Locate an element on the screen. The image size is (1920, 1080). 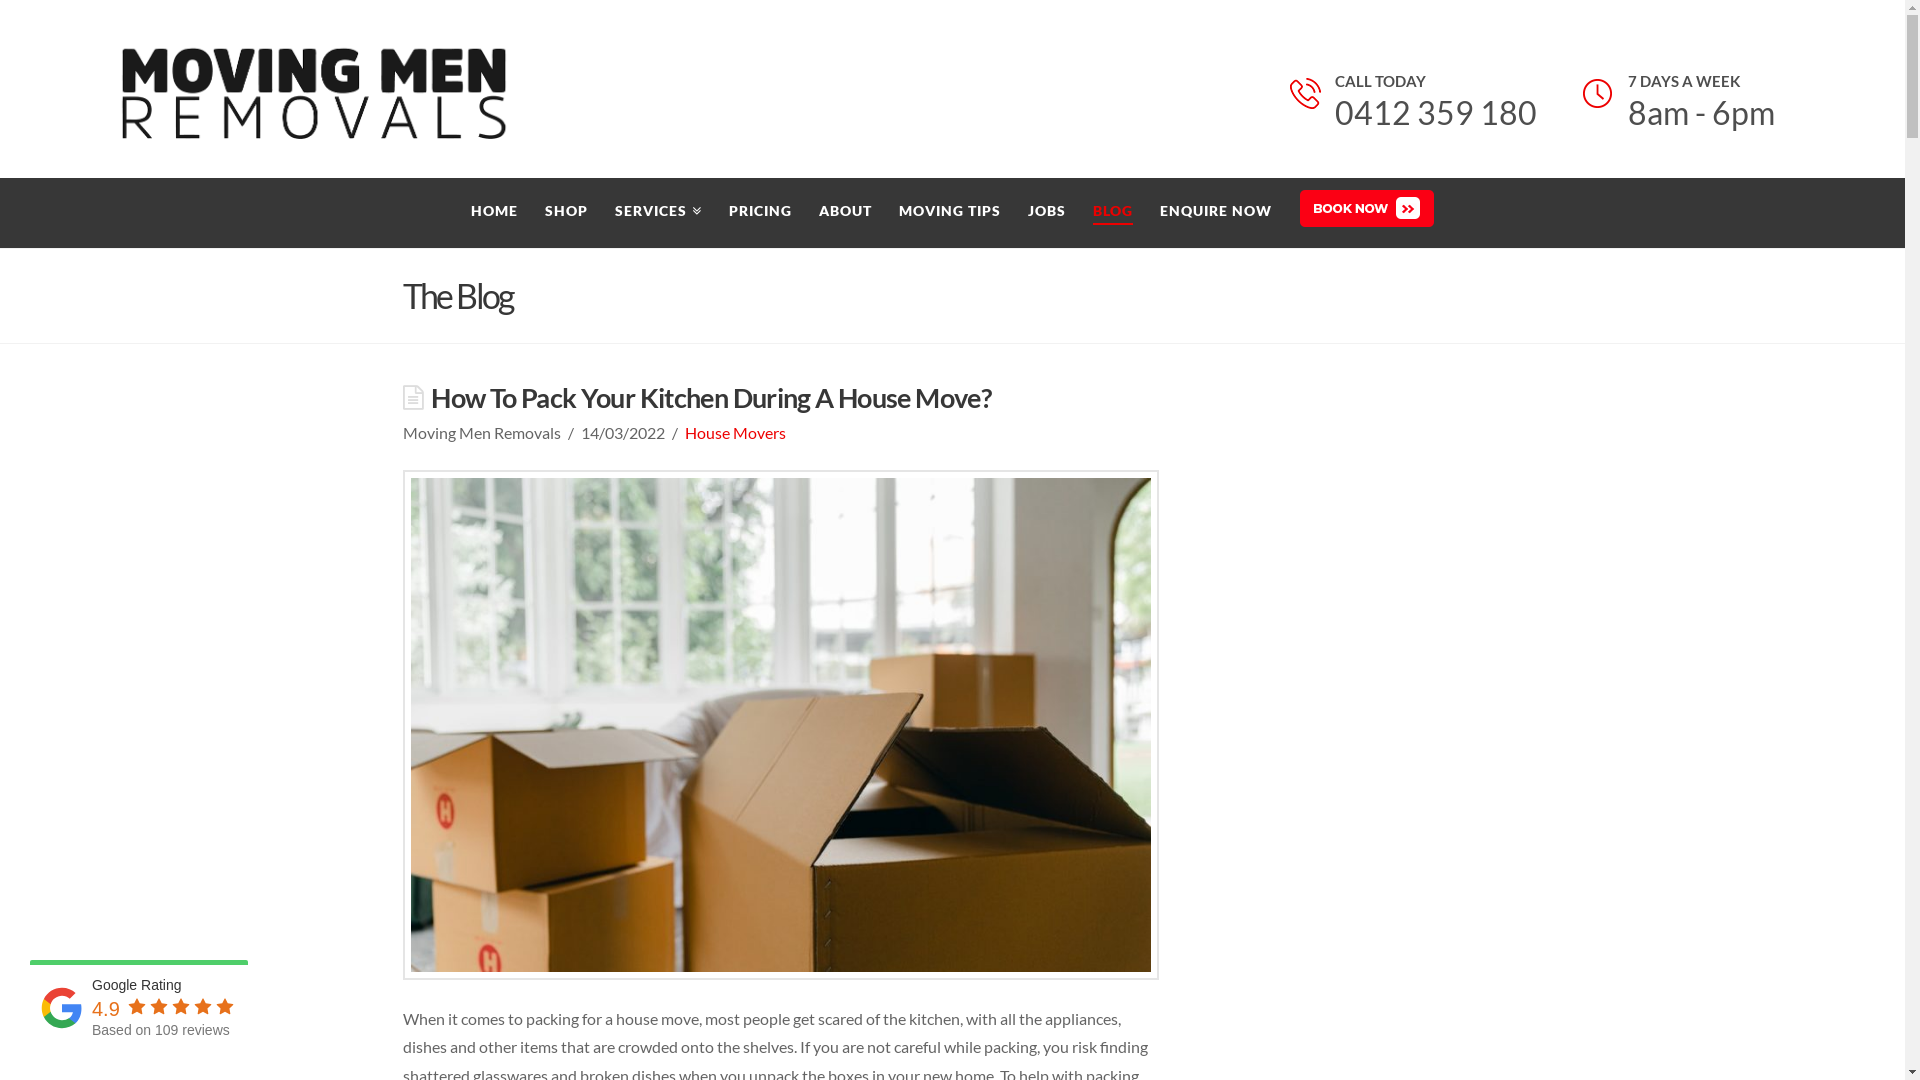
'BLOG' is located at coordinates (1111, 212).